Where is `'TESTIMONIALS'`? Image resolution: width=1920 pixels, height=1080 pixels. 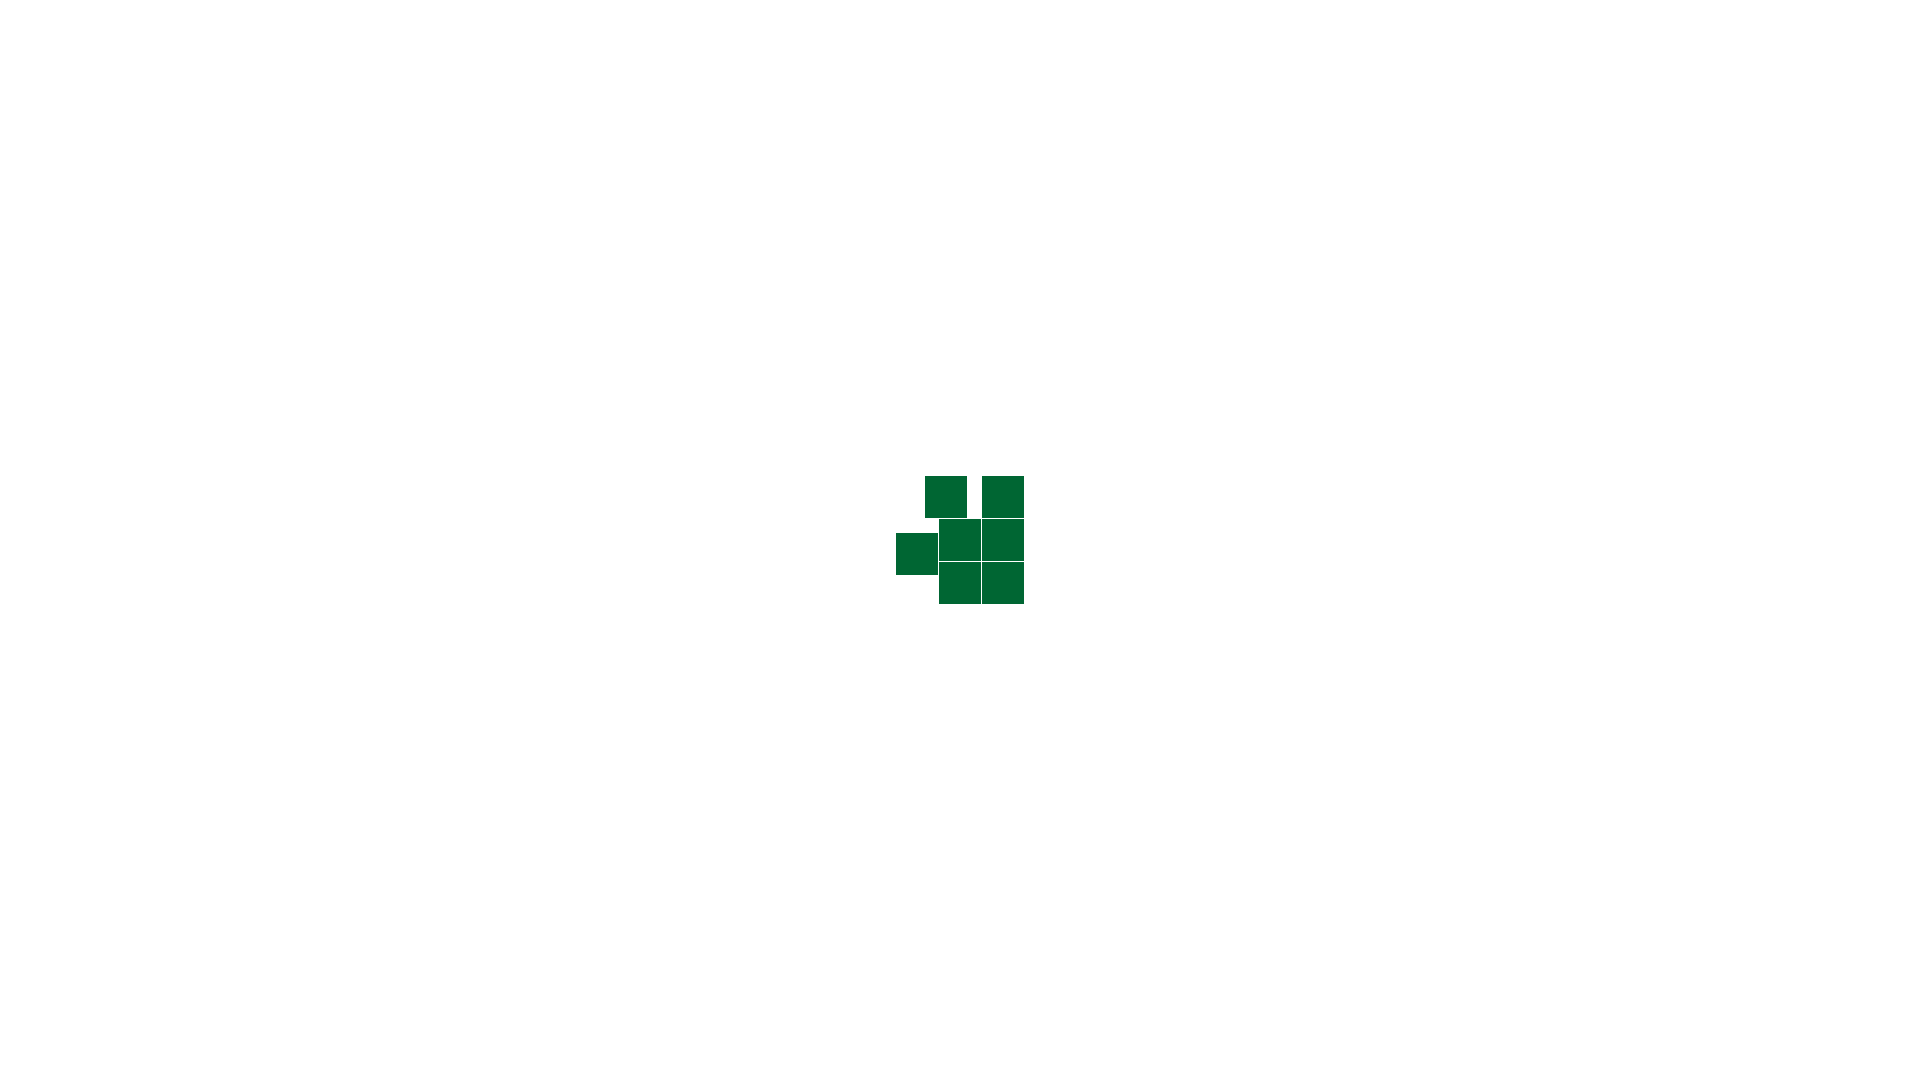 'TESTIMONIALS' is located at coordinates (1104, 84).